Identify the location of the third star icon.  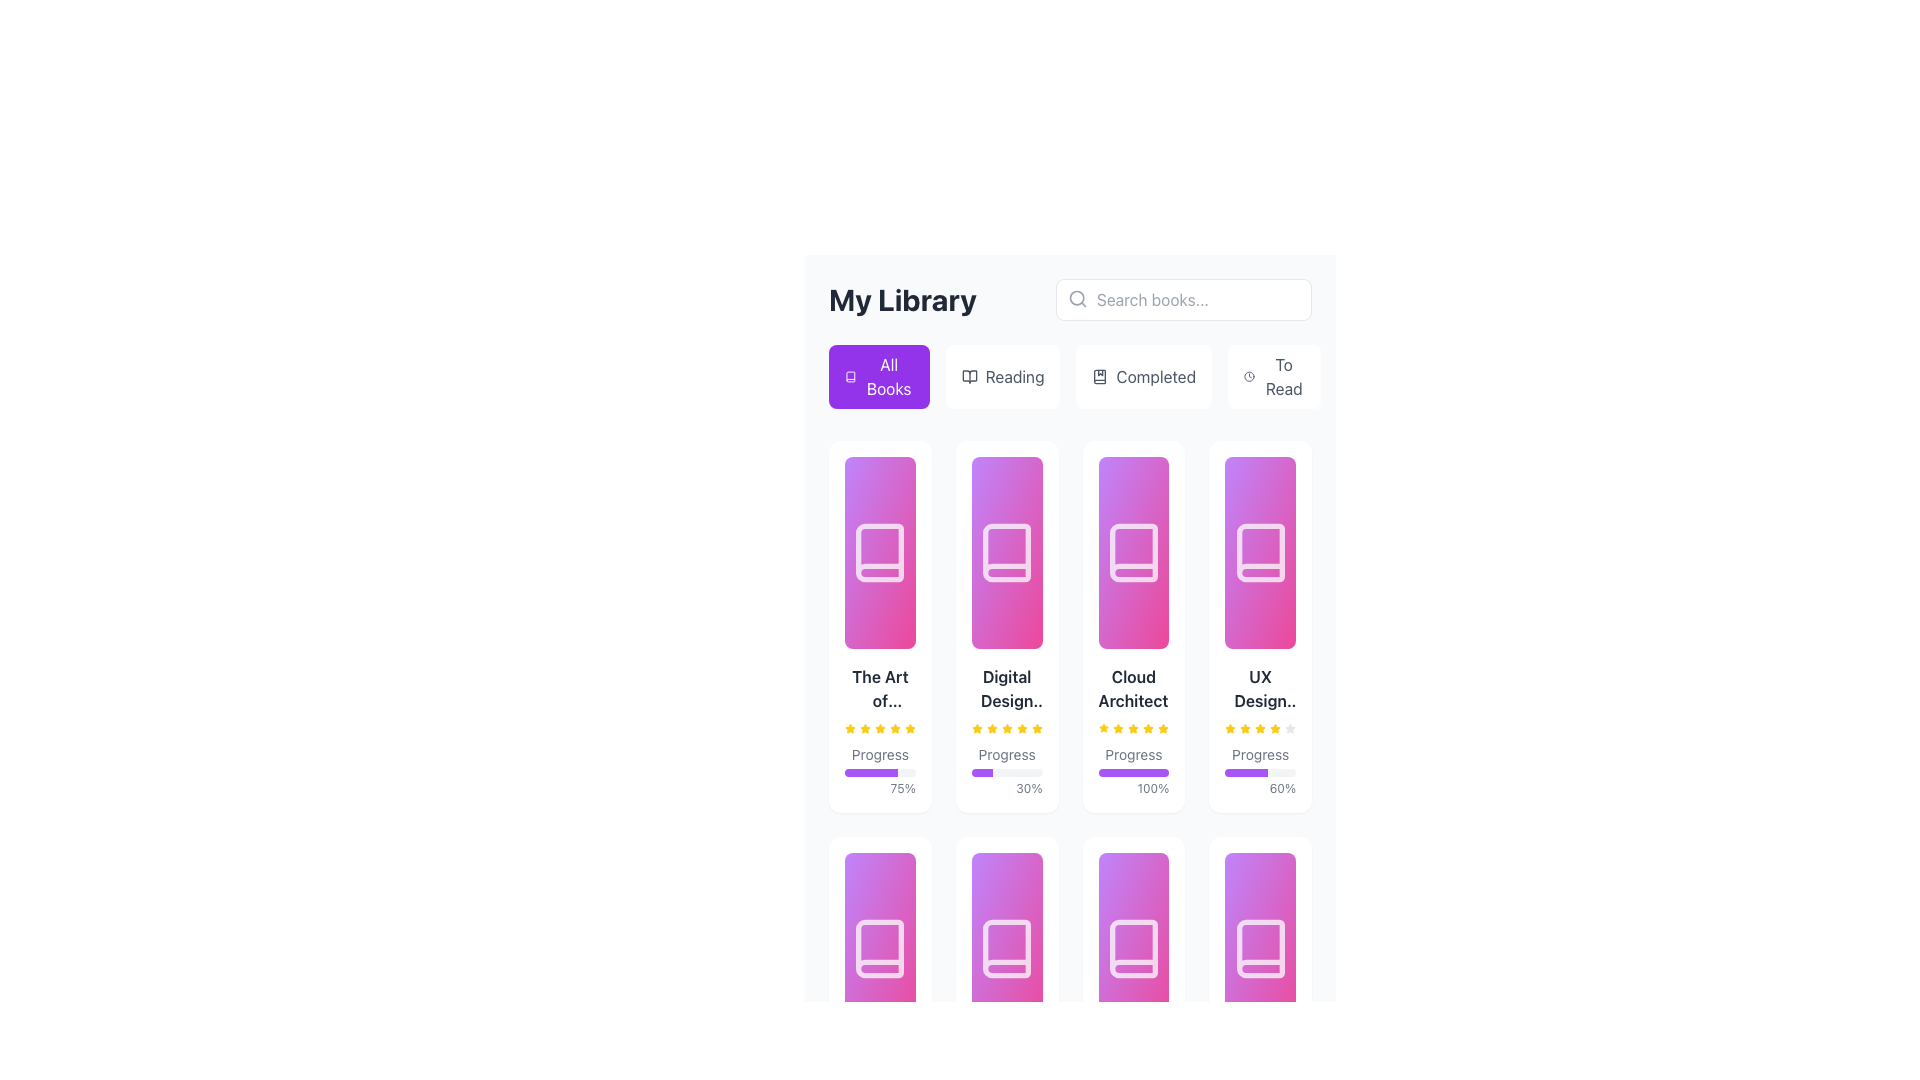
(1244, 729).